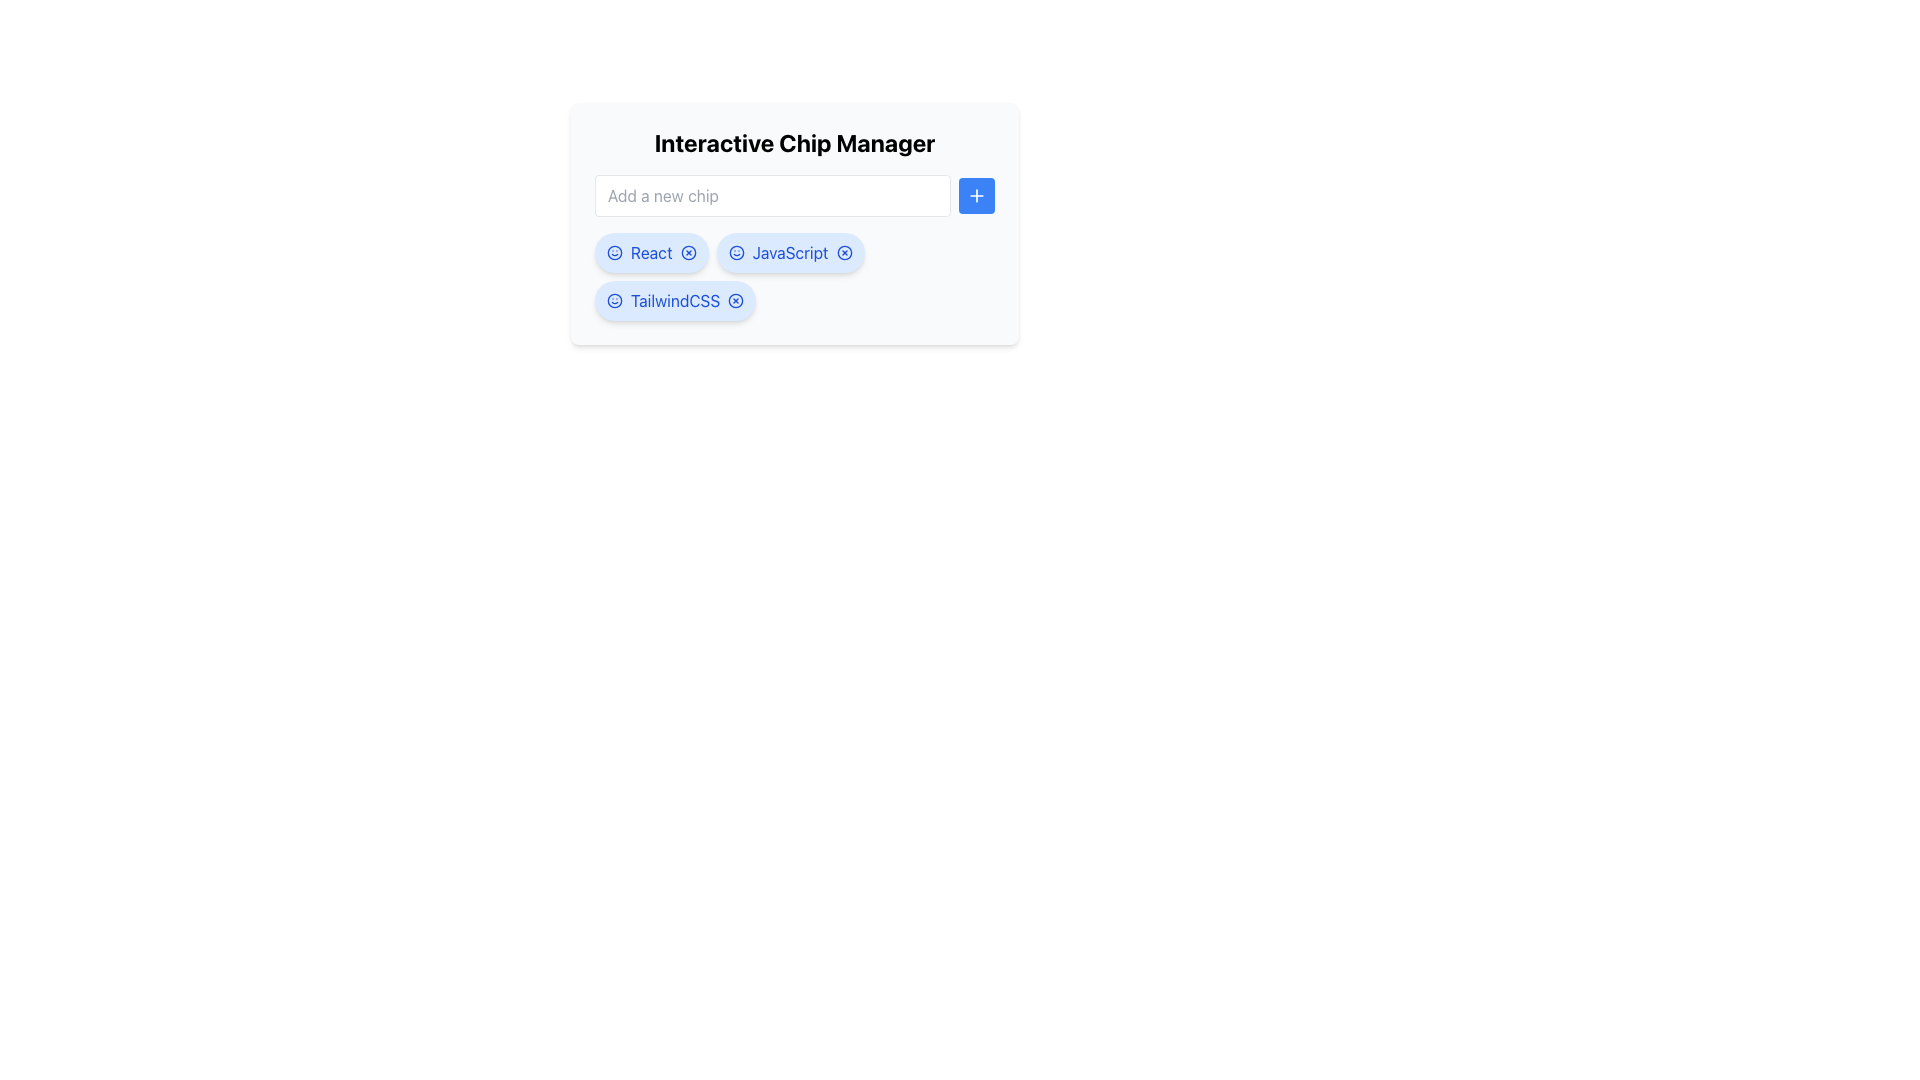 The width and height of the screenshot is (1920, 1080). Describe the element at coordinates (613, 252) in the screenshot. I see `the smiling face icon located to the left of the 'React' text in the first chip of the 'Interactive Chip Manager' section` at that location.